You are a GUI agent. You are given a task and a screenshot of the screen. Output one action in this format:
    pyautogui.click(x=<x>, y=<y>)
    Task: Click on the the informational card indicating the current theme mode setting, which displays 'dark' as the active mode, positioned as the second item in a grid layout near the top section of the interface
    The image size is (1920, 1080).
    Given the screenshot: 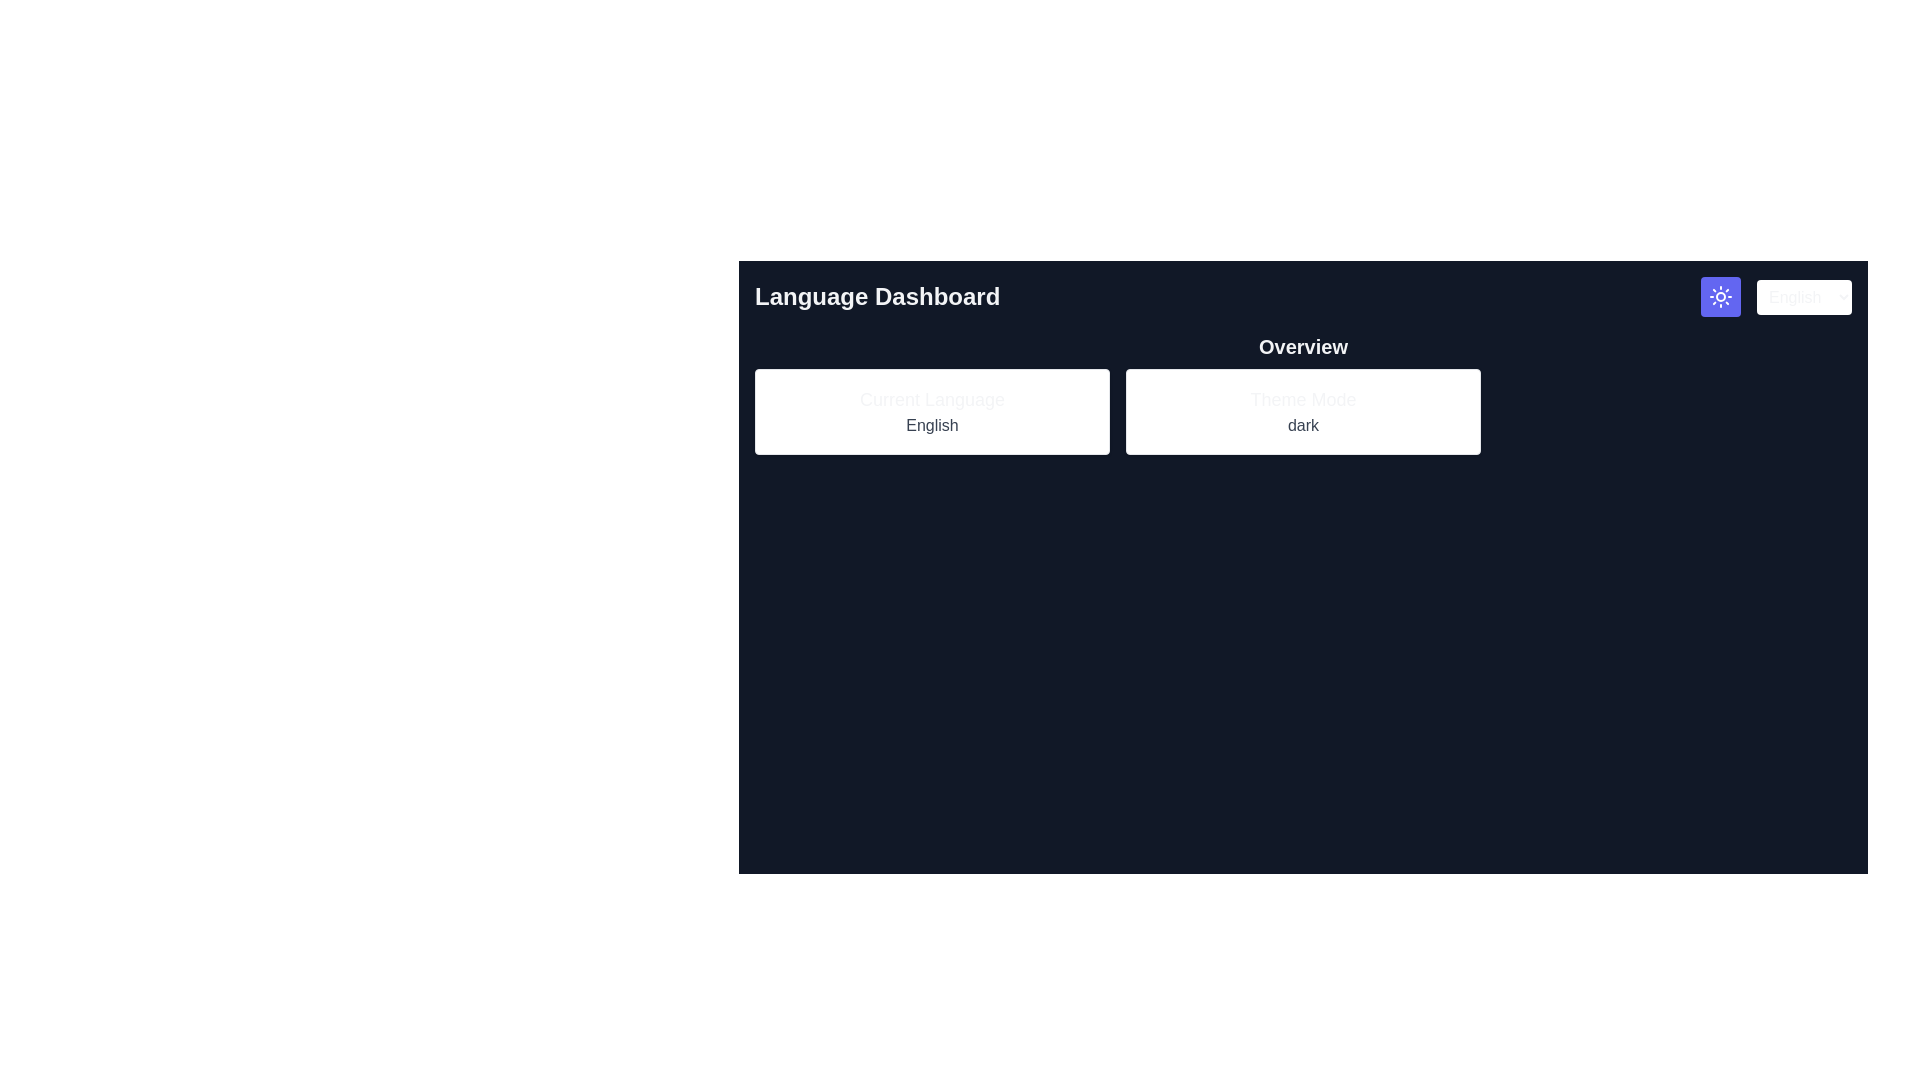 What is the action you would take?
    pyautogui.click(x=1303, y=411)
    